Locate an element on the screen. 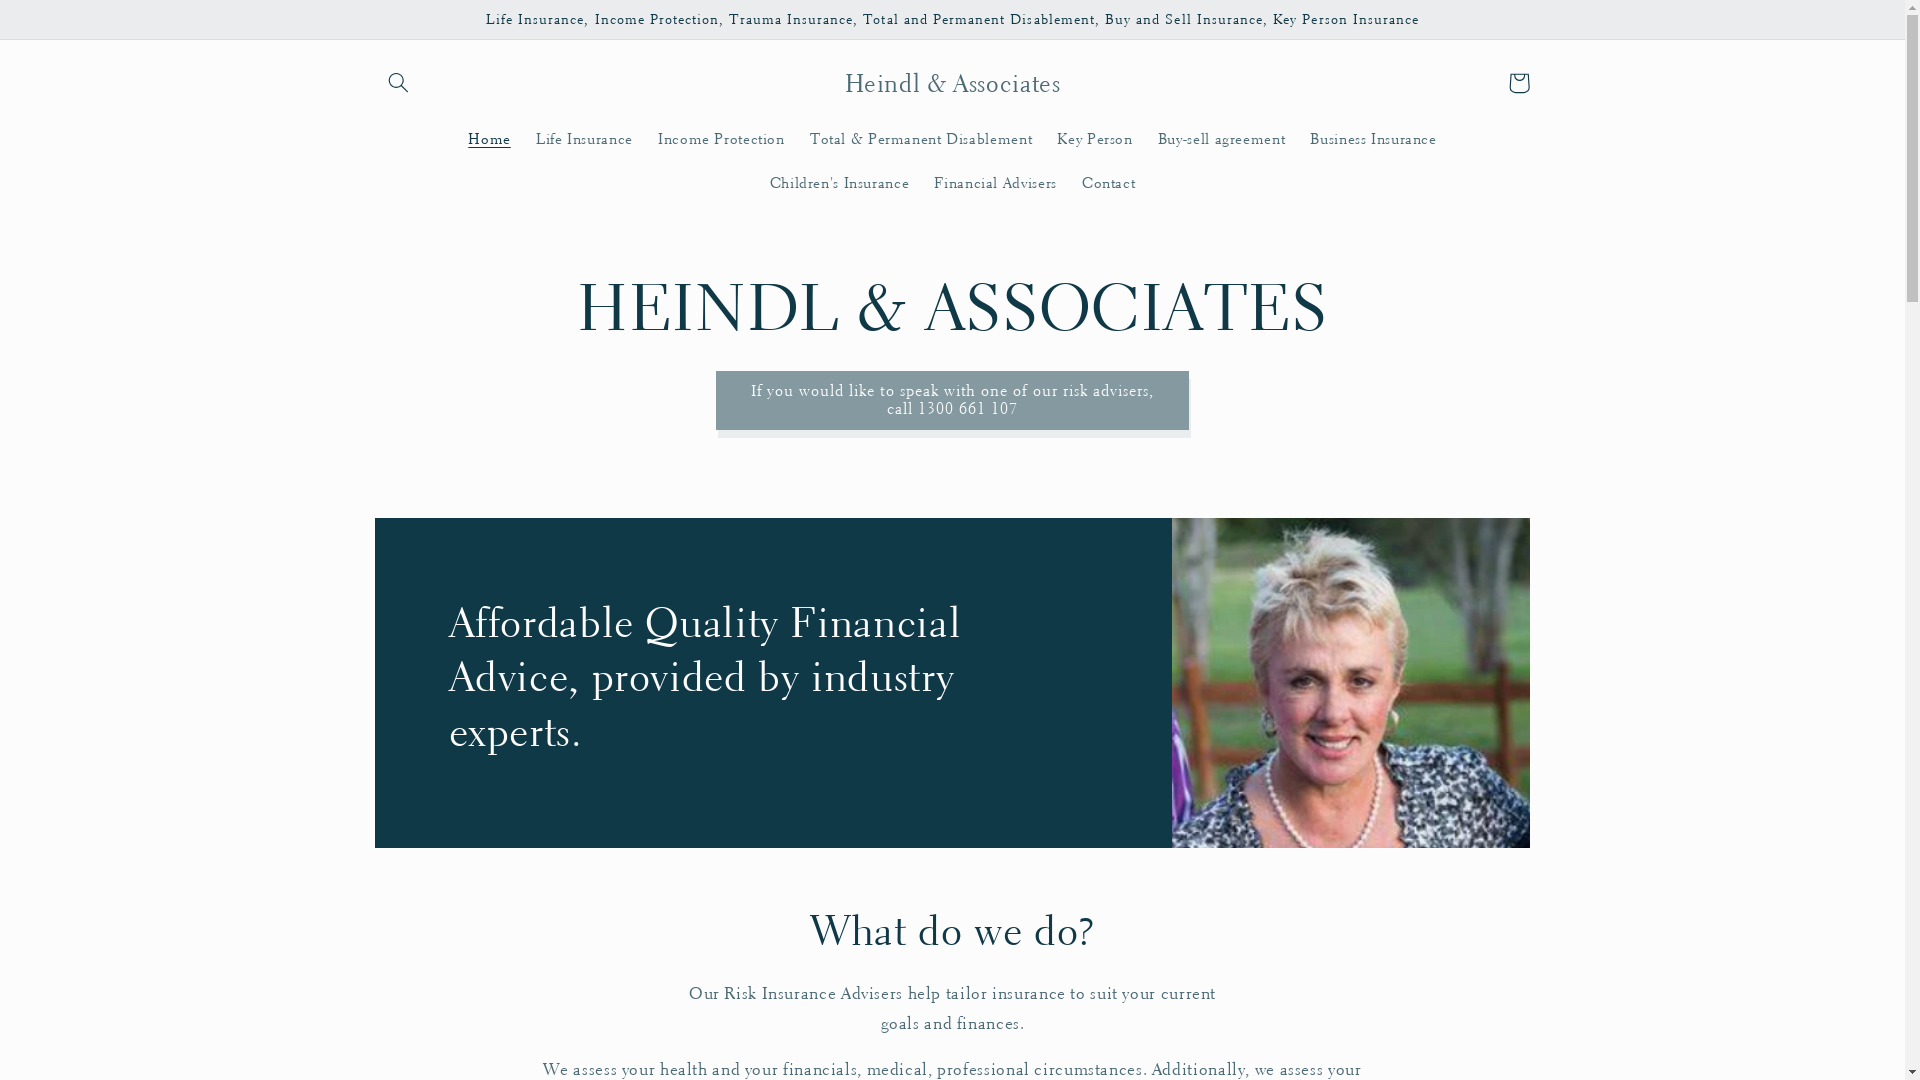  'Business Insurance' is located at coordinates (1297, 137).